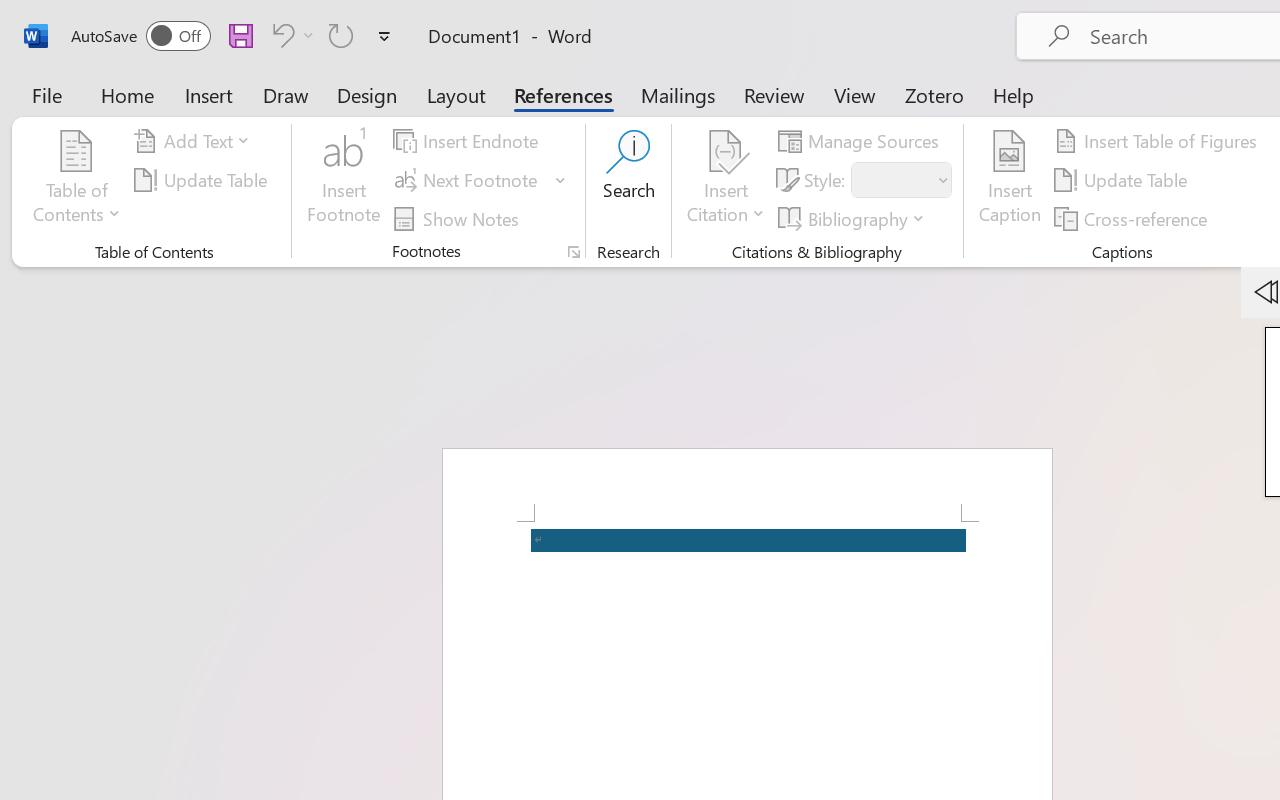 Image resolution: width=1280 pixels, height=800 pixels. I want to click on 'Next Footnote', so click(467, 179).